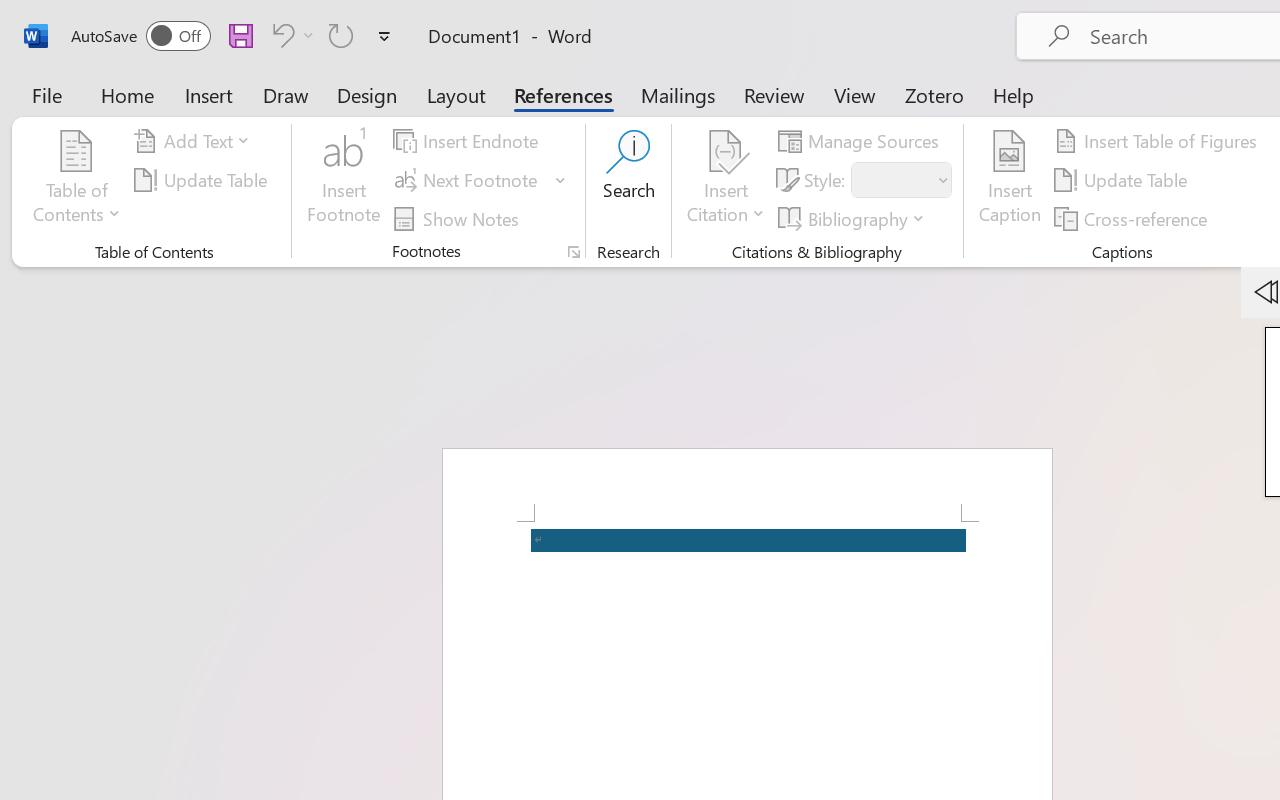 Image resolution: width=1280 pixels, height=800 pixels. I want to click on 'Next Footnote', so click(467, 179).